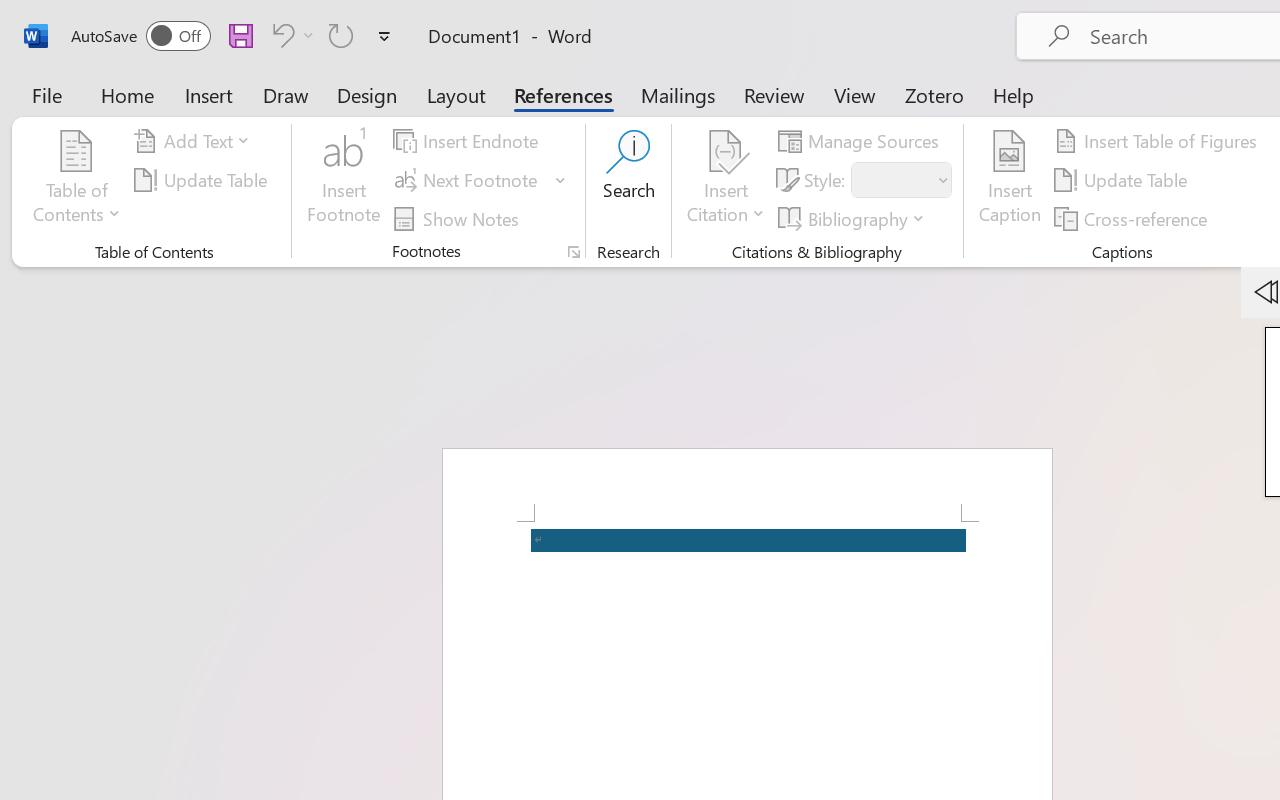 Image resolution: width=1280 pixels, height=800 pixels. I want to click on 'Next Footnote', so click(467, 179).